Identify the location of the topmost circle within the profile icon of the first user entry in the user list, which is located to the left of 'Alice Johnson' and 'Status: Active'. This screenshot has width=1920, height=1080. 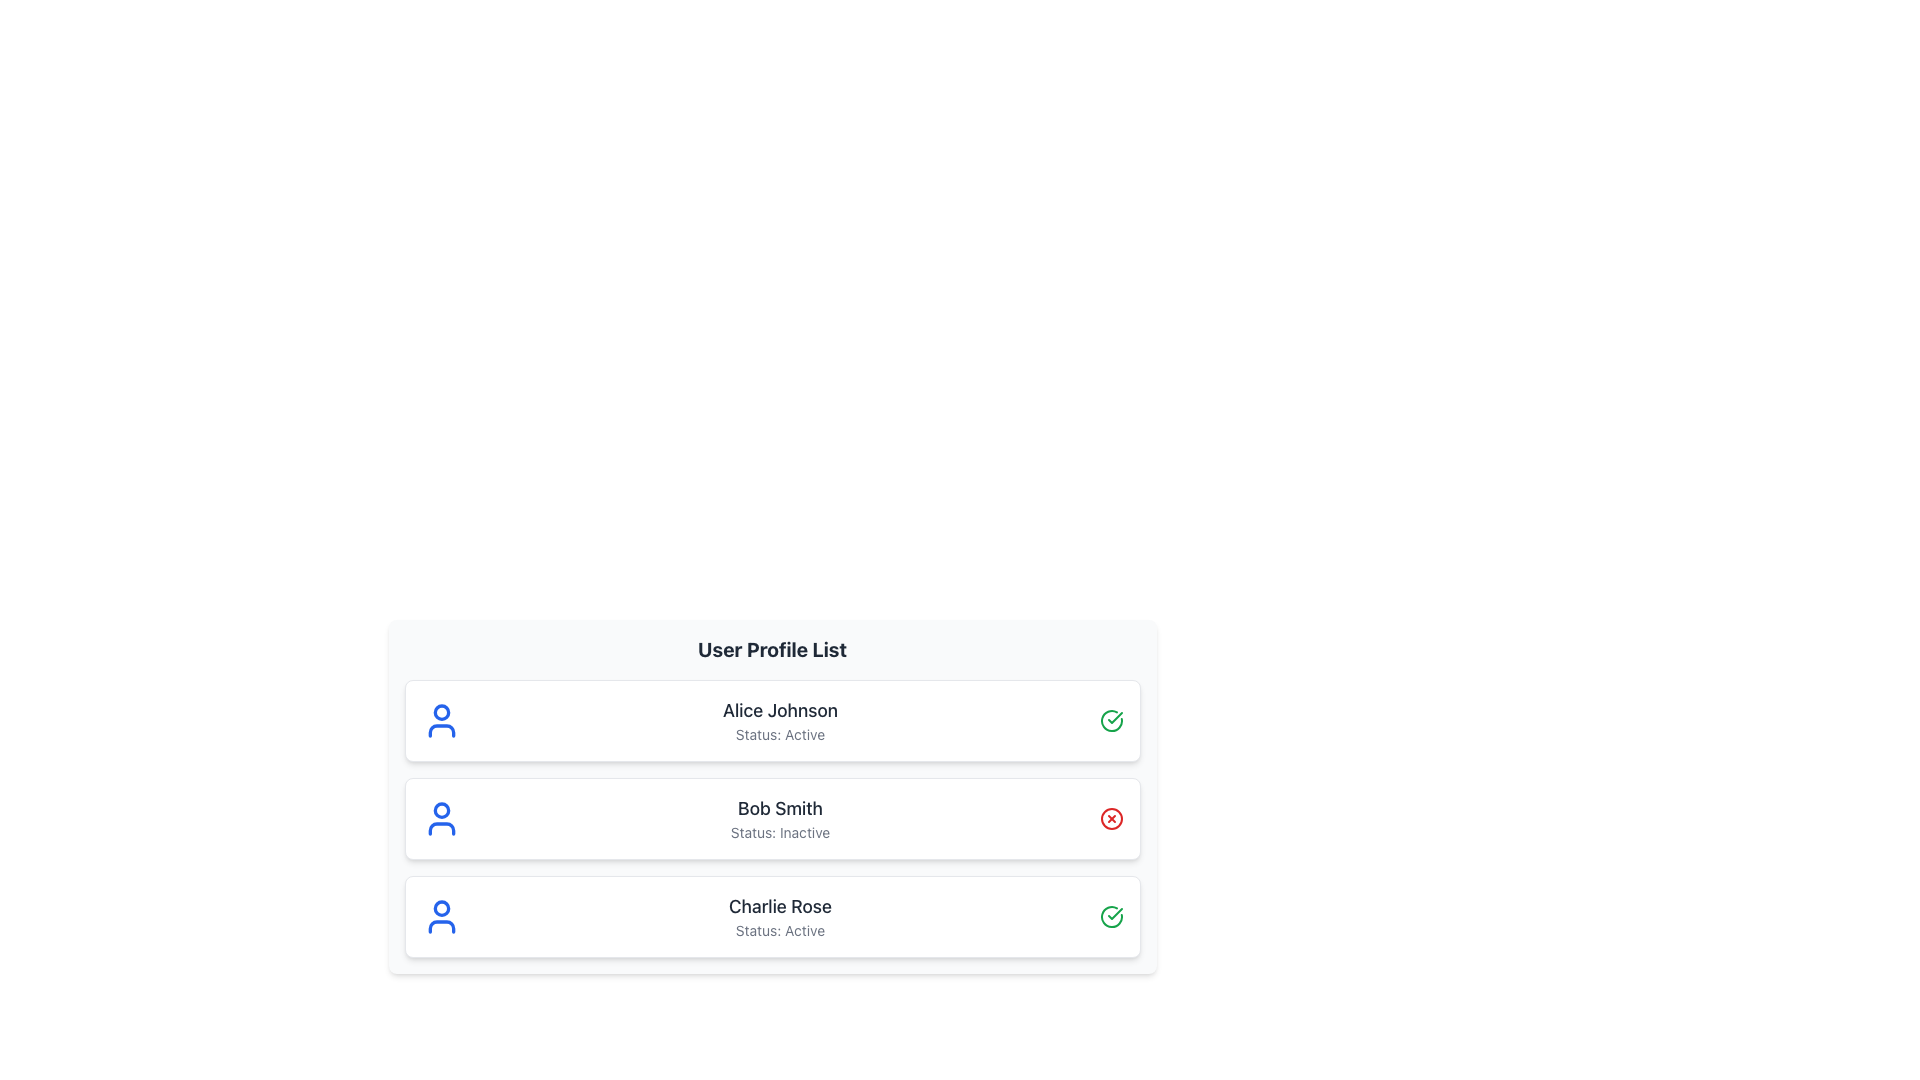
(440, 711).